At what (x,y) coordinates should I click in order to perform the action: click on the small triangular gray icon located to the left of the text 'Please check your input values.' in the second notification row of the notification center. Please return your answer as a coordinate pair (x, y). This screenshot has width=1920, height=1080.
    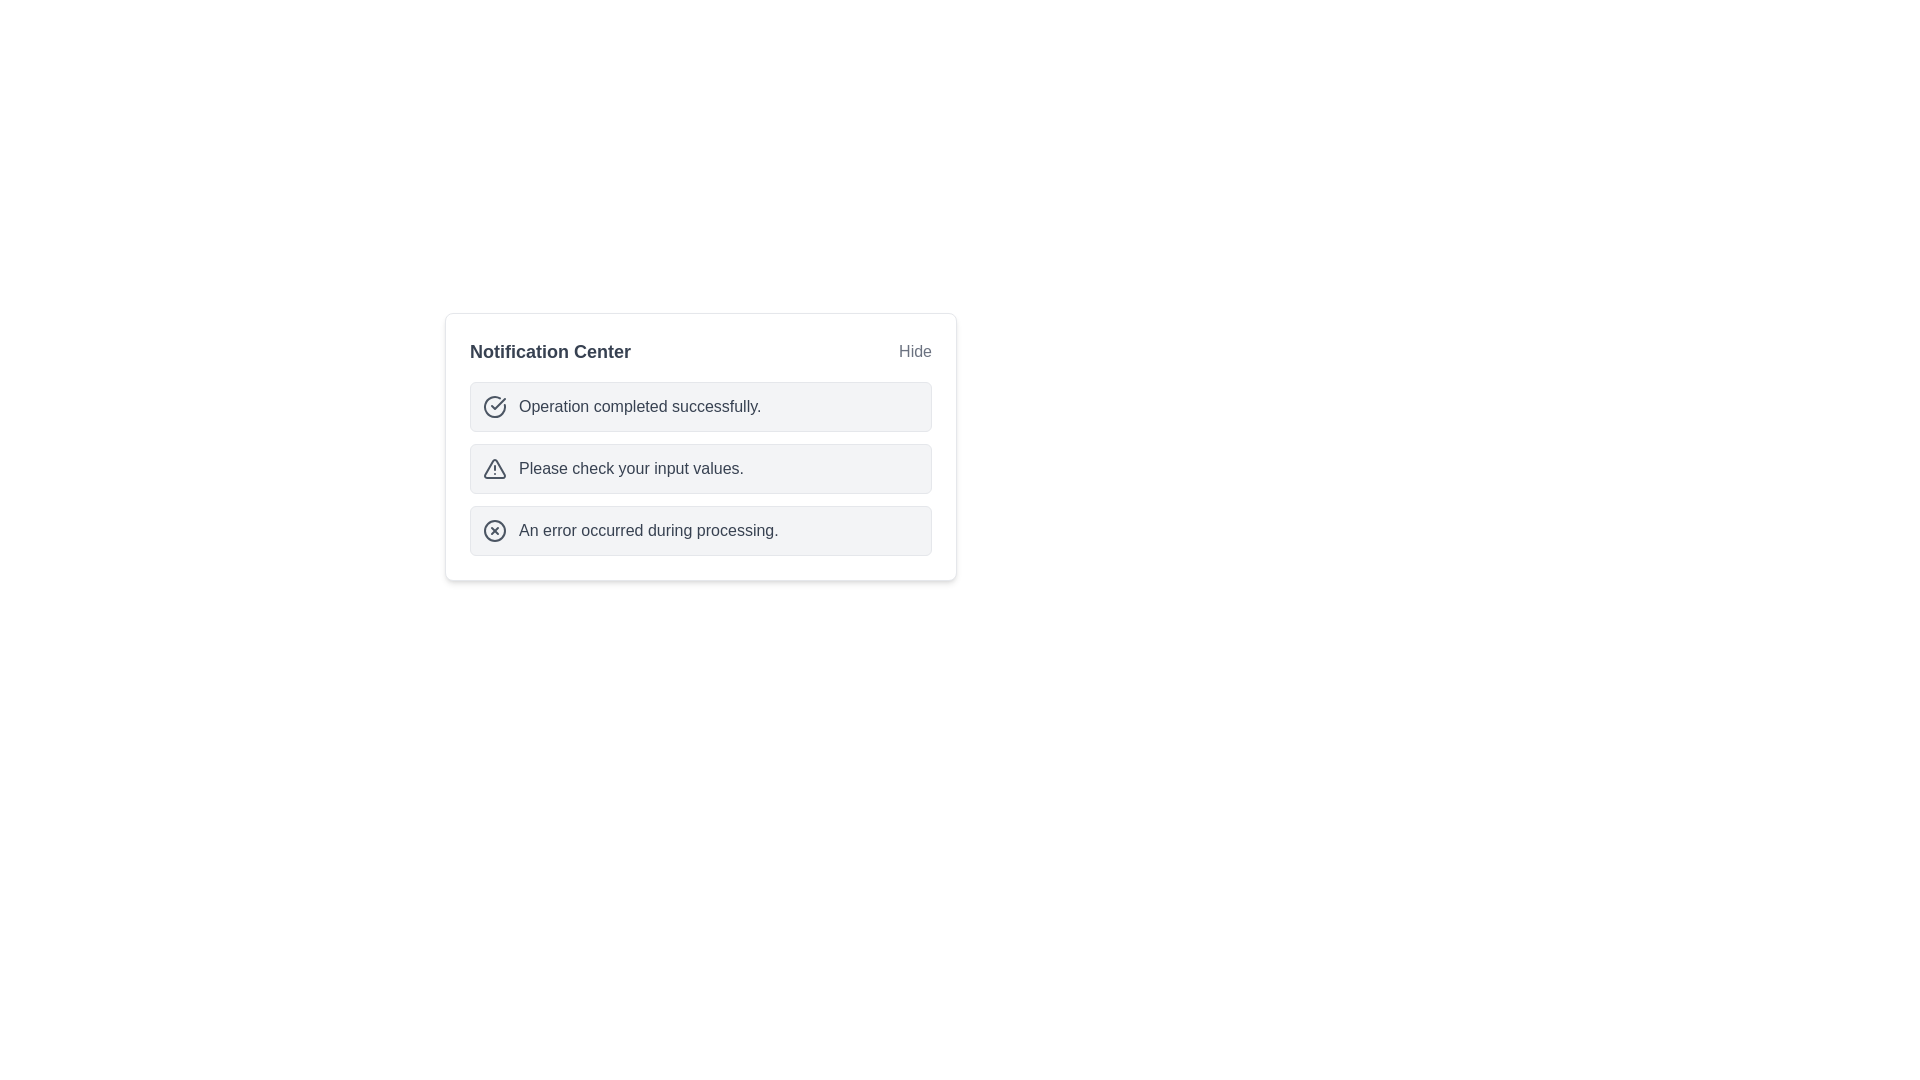
    Looking at the image, I should click on (494, 469).